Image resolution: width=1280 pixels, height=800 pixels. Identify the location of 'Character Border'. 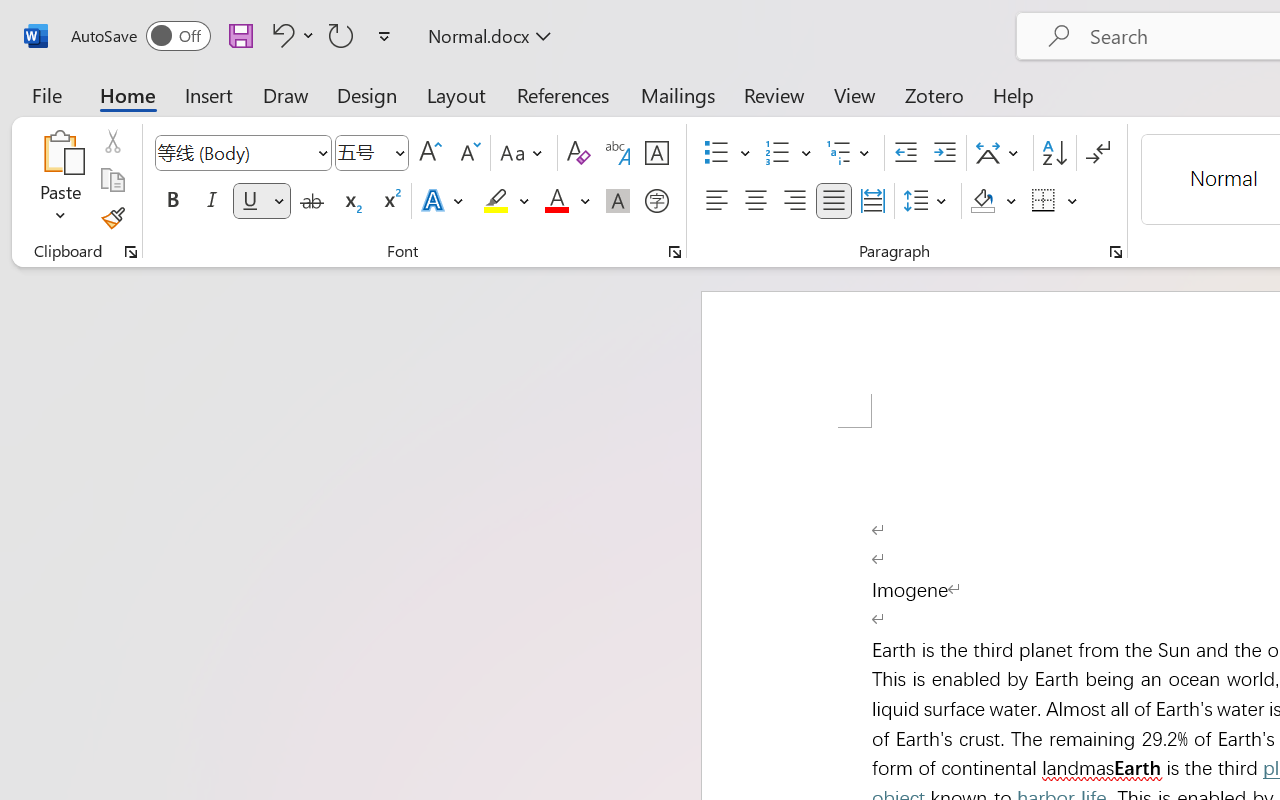
(656, 153).